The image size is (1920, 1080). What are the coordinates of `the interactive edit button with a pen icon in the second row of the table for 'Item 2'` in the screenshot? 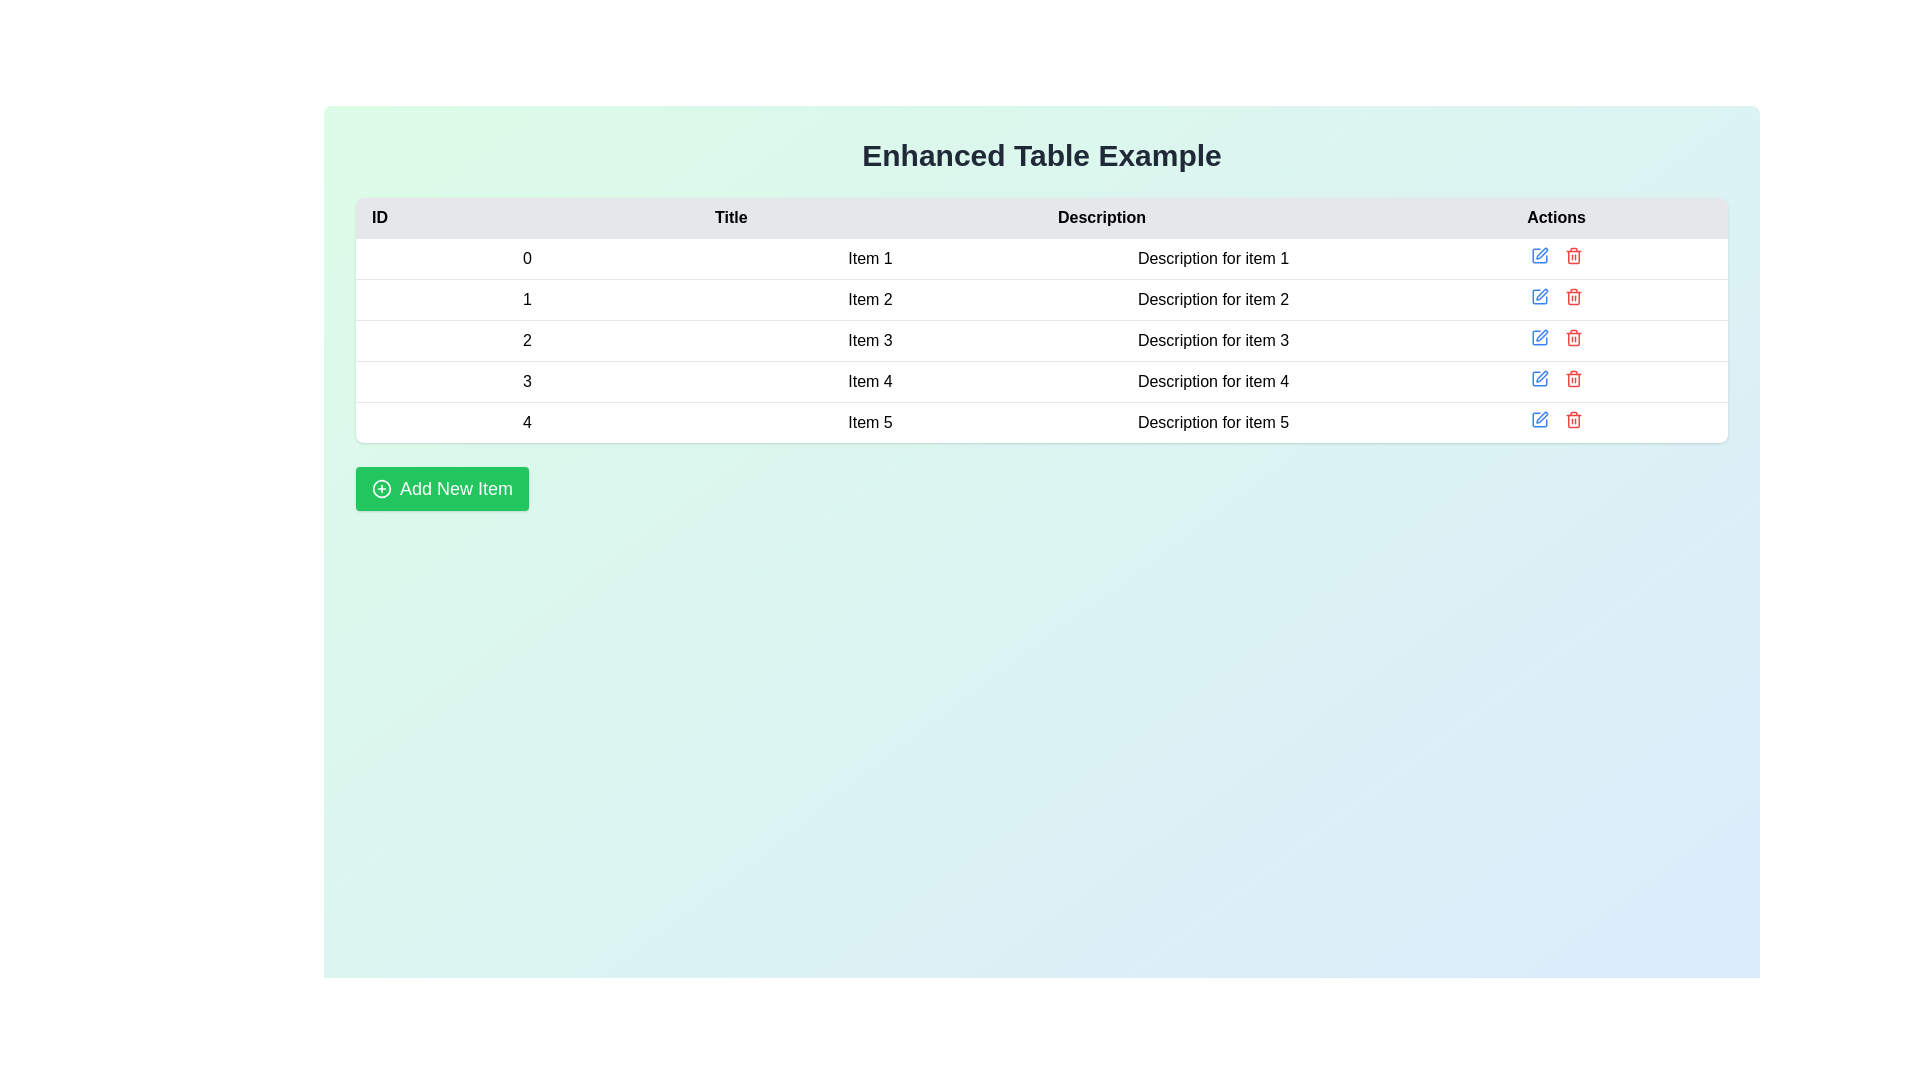 It's located at (1538, 297).